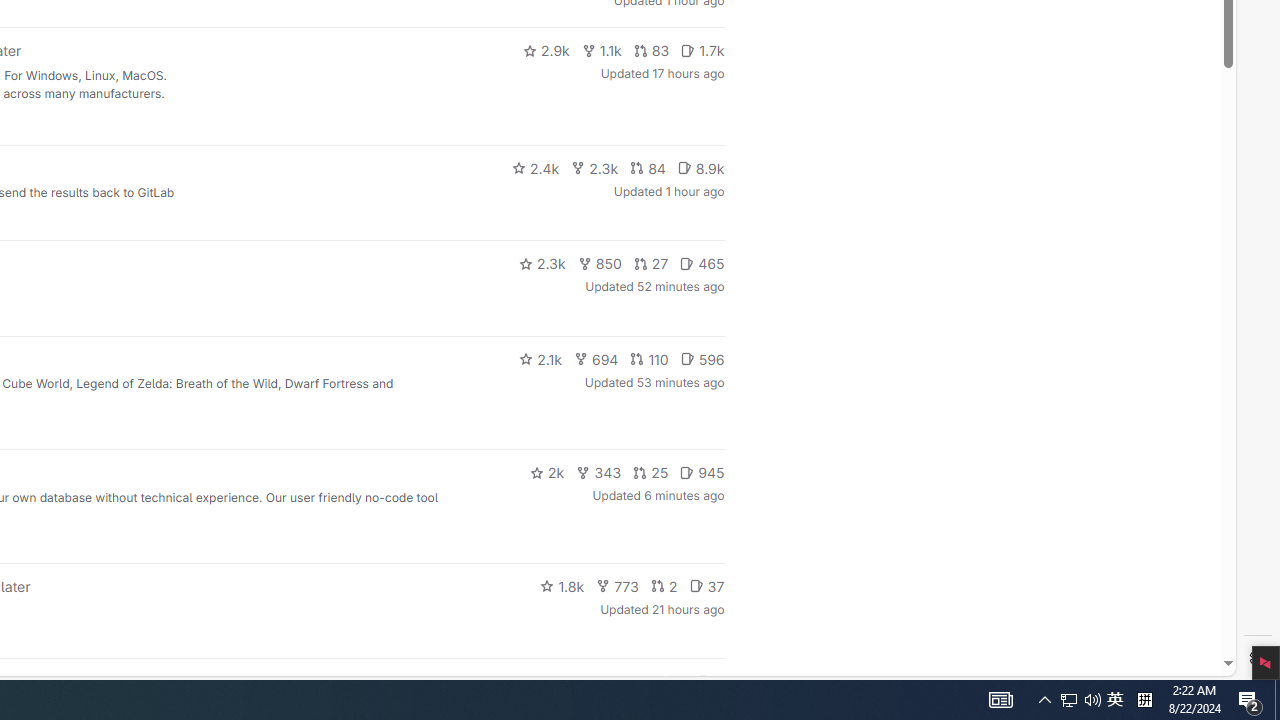 The width and height of the screenshot is (1280, 720). I want to click on '84', so click(647, 167).